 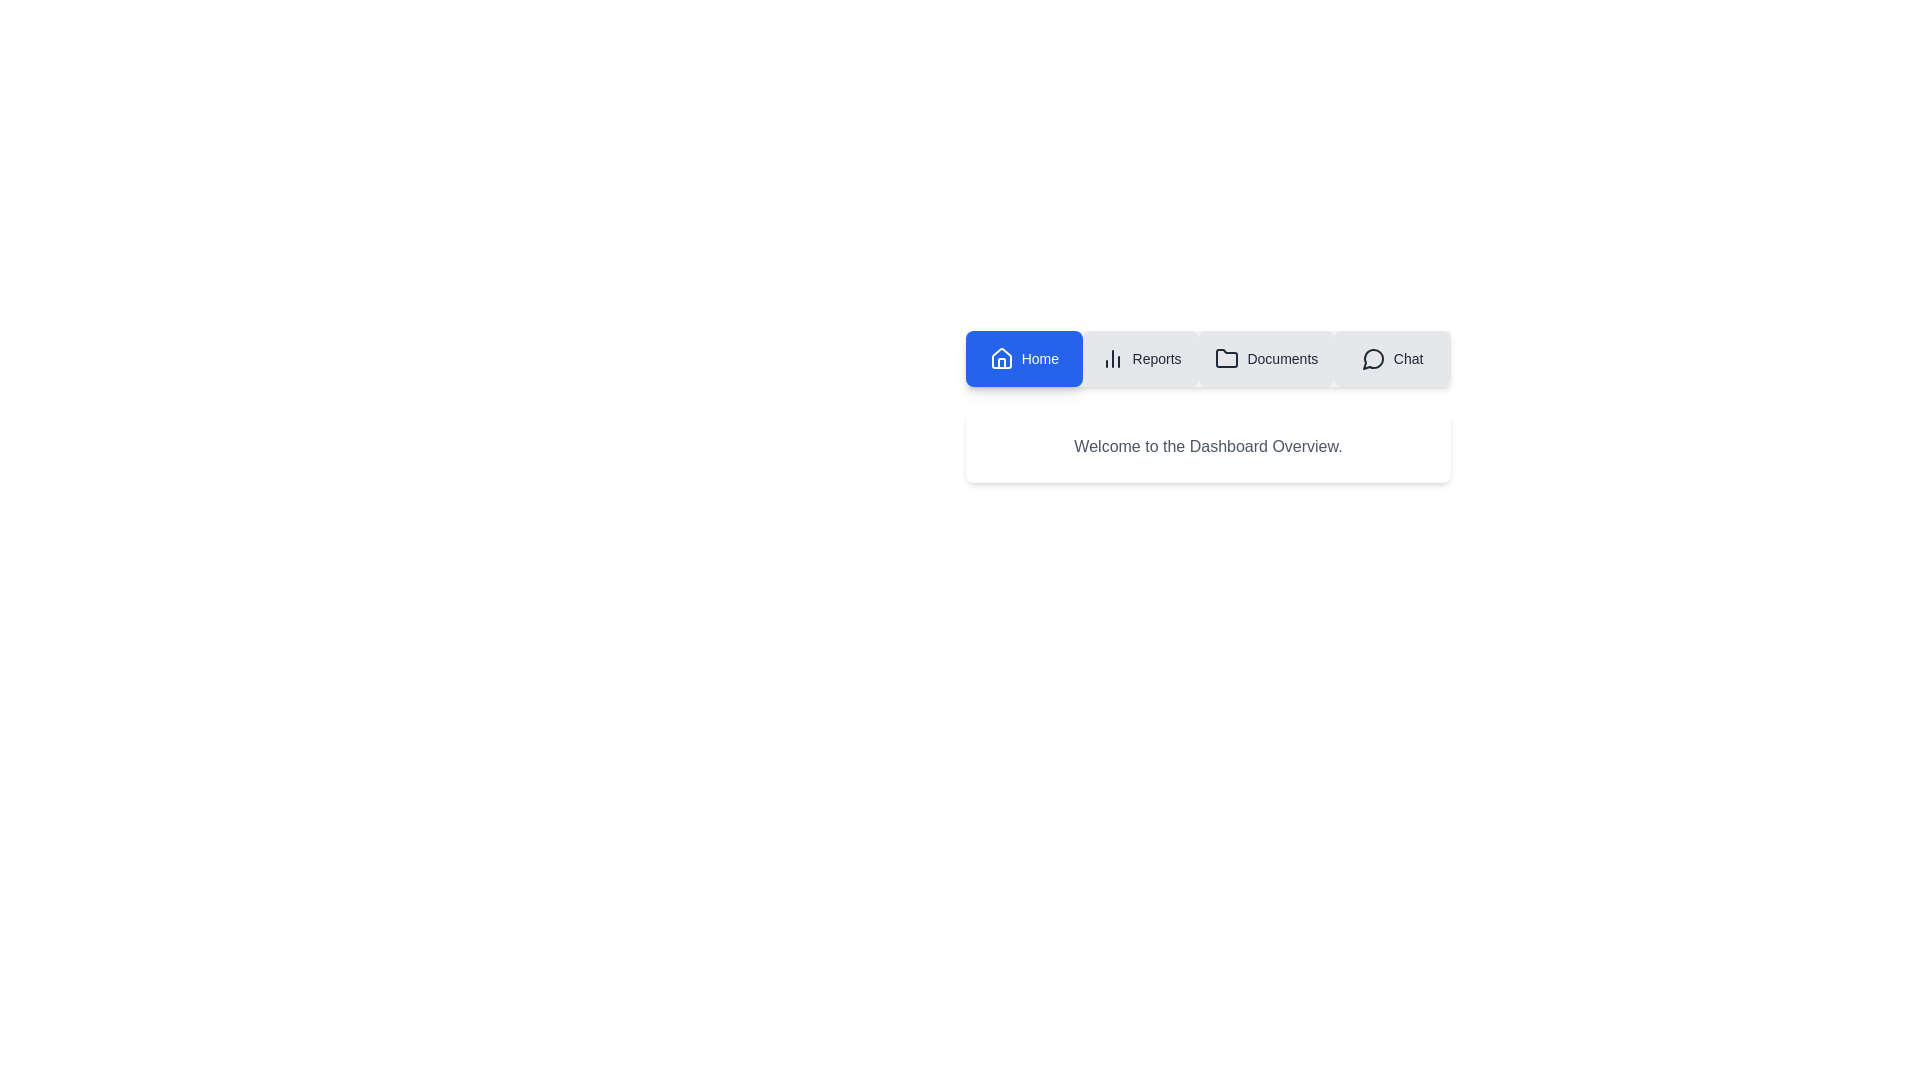 What do you see at coordinates (1141, 357) in the screenshot?
I see `the tab labeled Reports` at bounding box center [1141, 357].